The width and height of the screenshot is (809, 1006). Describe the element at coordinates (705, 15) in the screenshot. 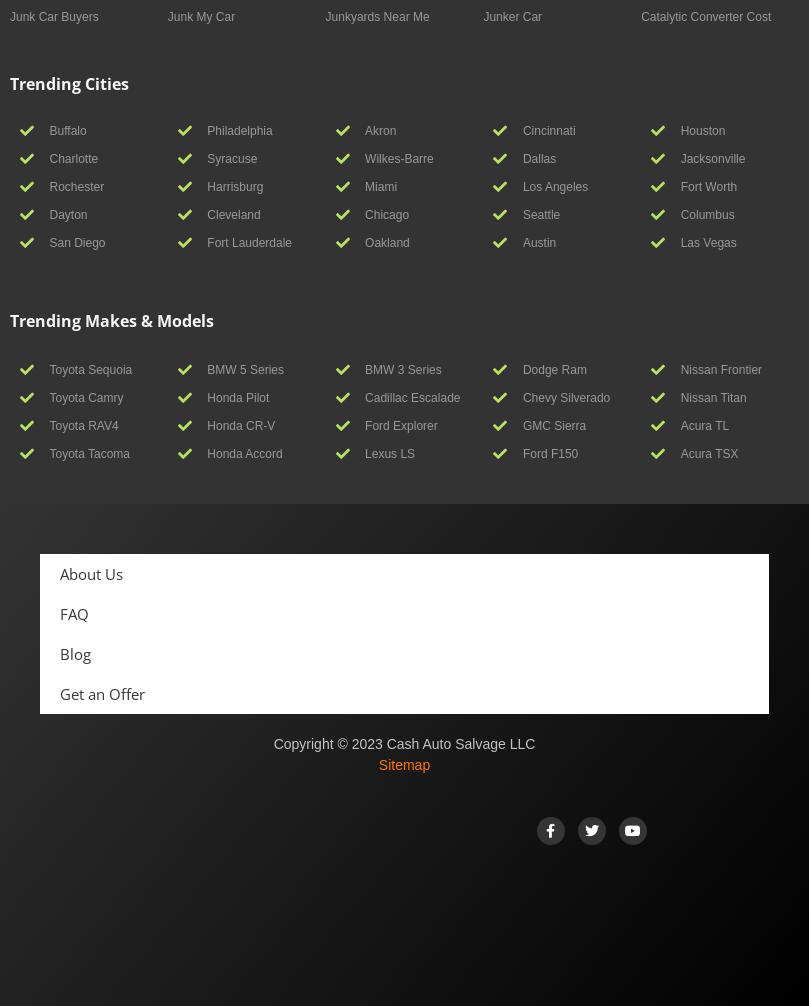

I see `'Catalytic Converter Cost'` at that location.